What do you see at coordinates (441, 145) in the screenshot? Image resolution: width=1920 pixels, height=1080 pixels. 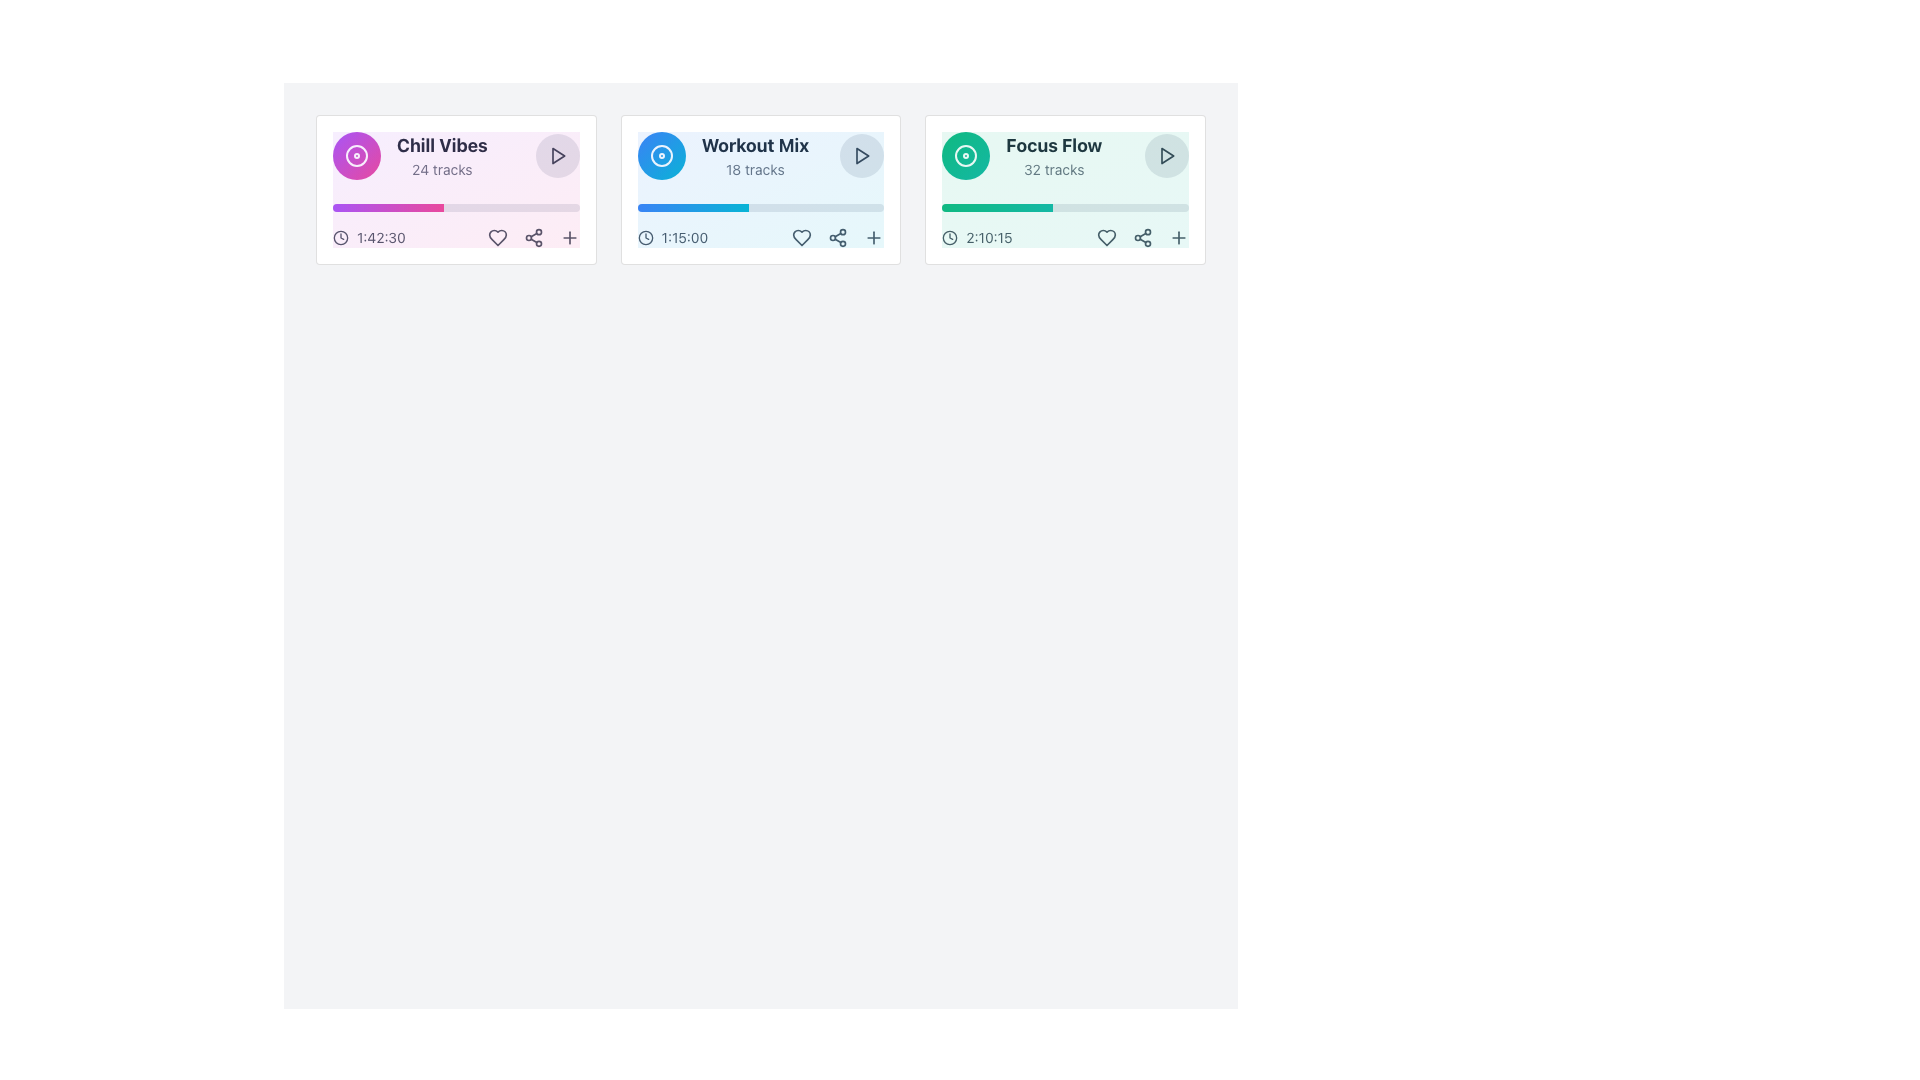 I see `the 'Chill Vibes' text label` at bounding box center [441, 145].